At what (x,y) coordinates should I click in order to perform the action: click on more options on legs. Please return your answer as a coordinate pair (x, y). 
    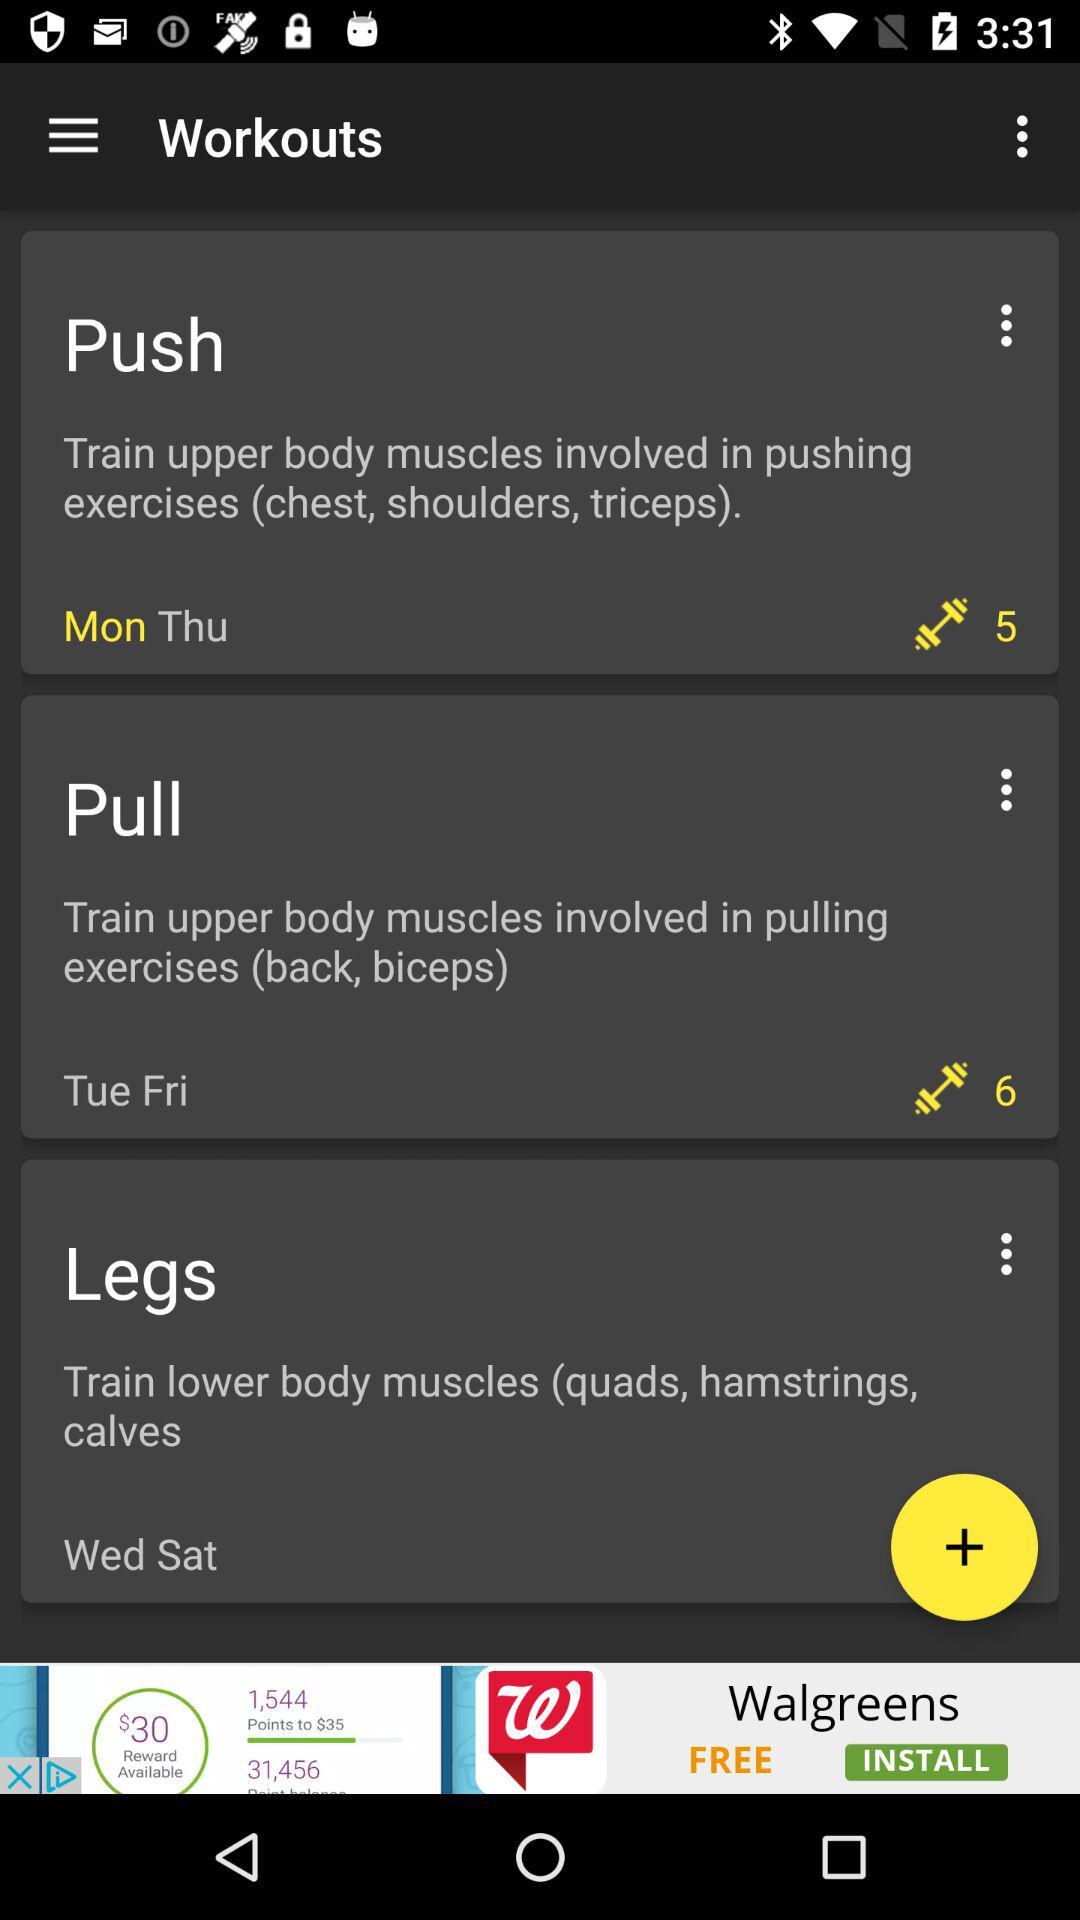
    Looking at the image, I should click on (1006, 1250).